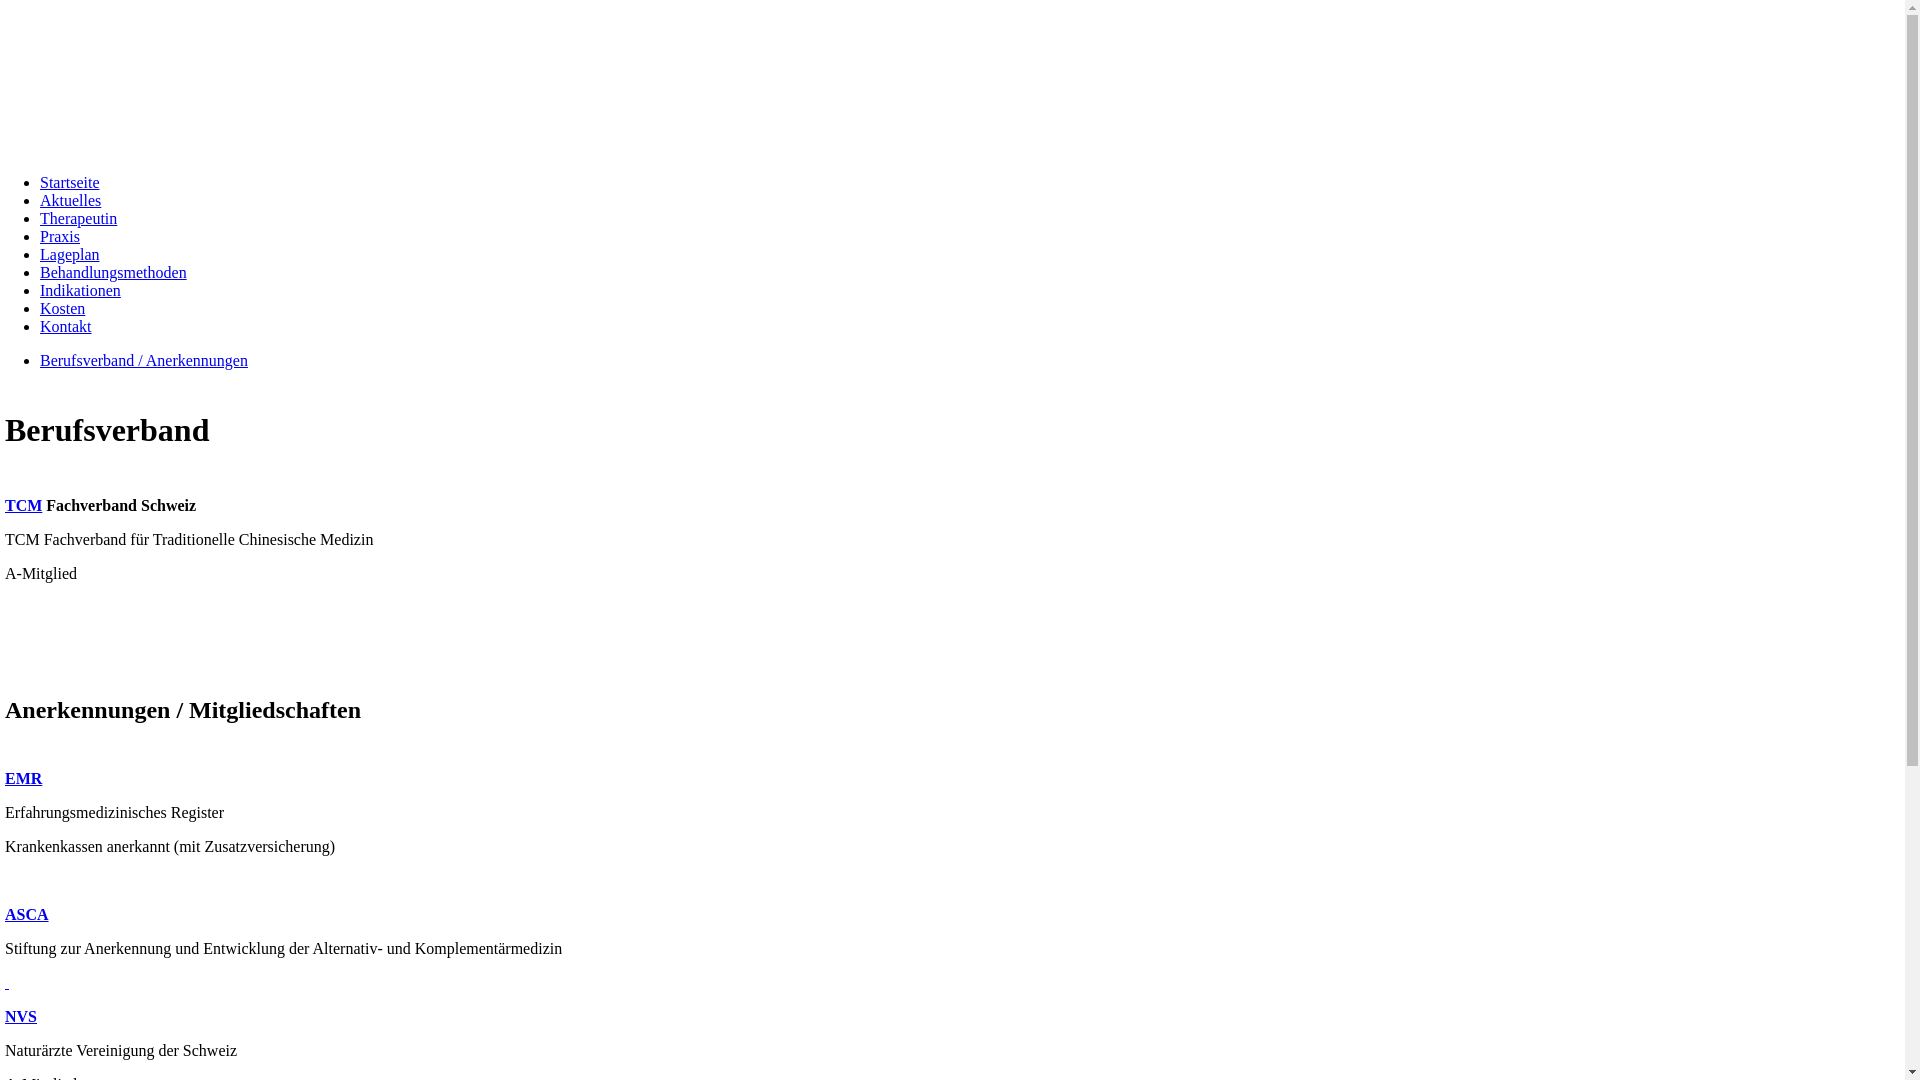 The height and width of the screenshot is (1080, 1920). Describe the element at coordinates (70, 253) in the screenshot. I see `'Lageplan'` at that location.